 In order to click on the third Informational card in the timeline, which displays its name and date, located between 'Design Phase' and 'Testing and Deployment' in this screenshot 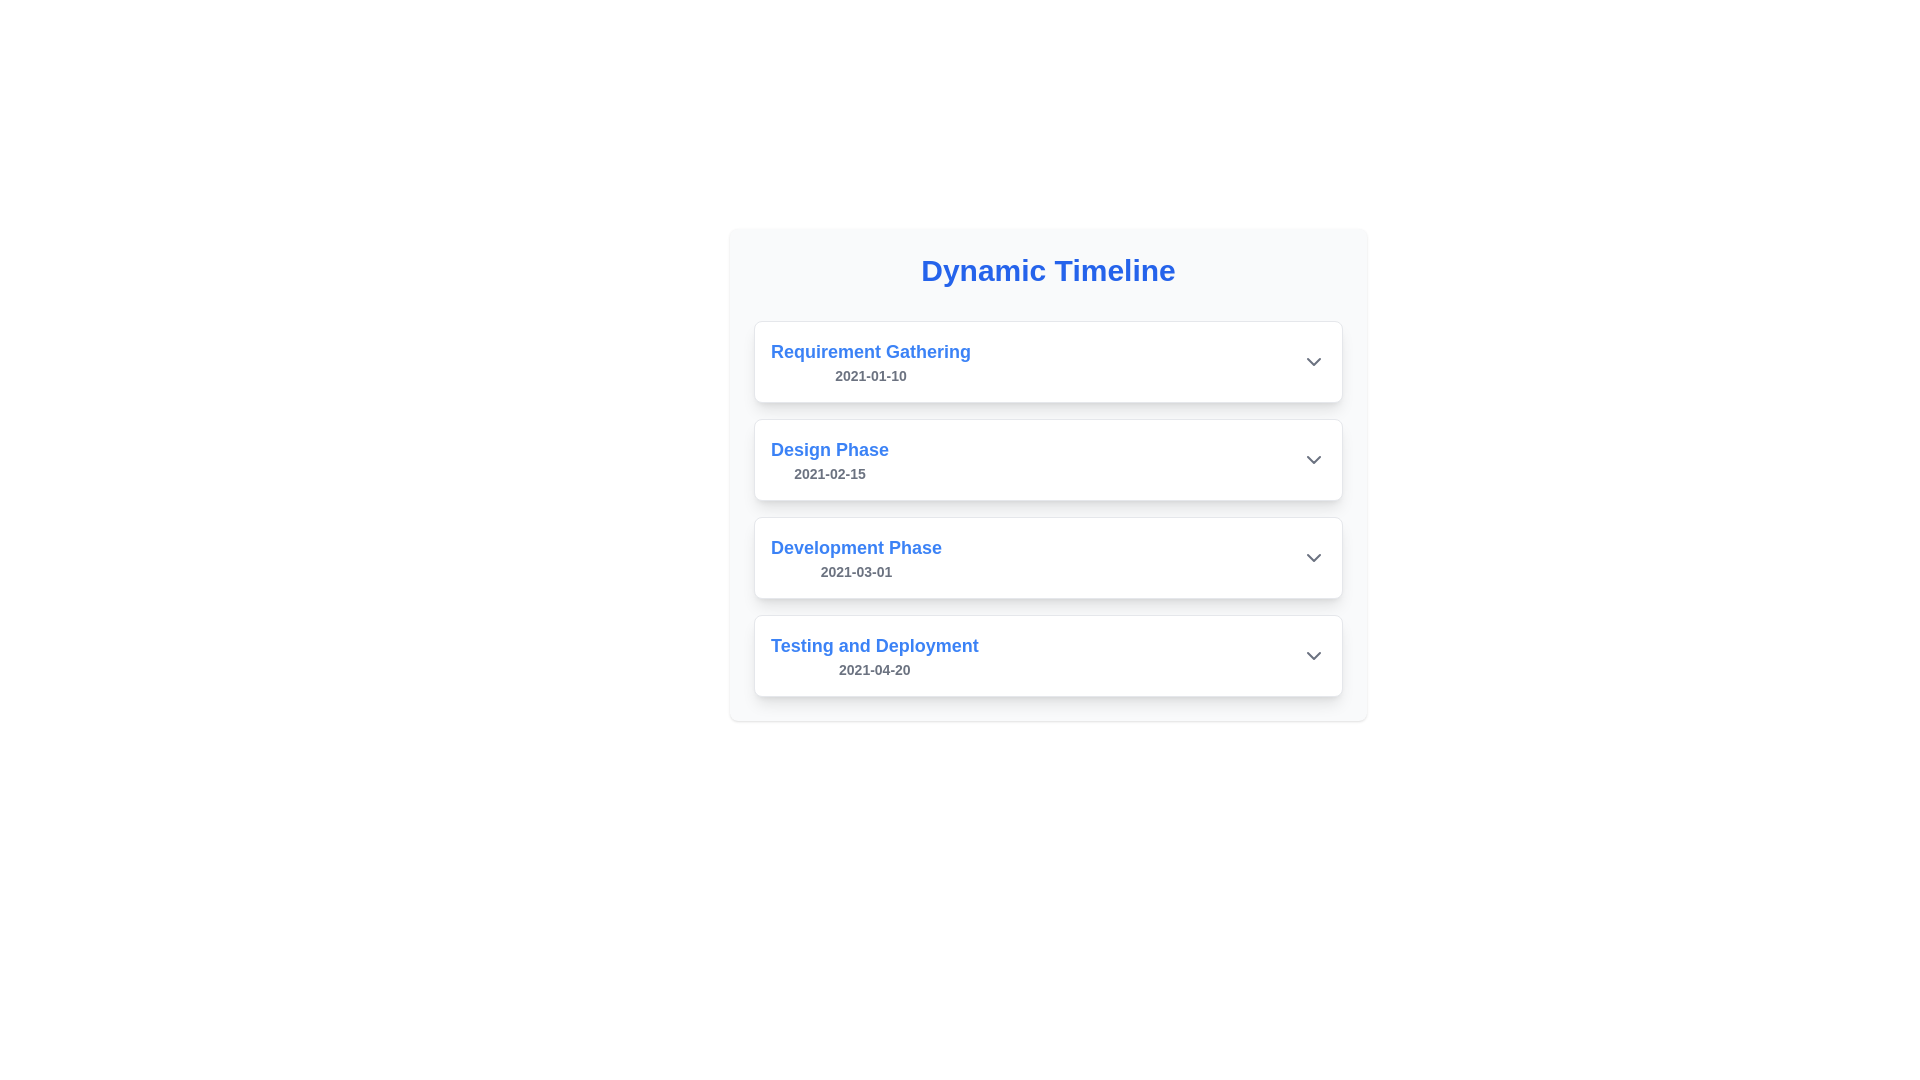, I will do `click(1047, 558)`.